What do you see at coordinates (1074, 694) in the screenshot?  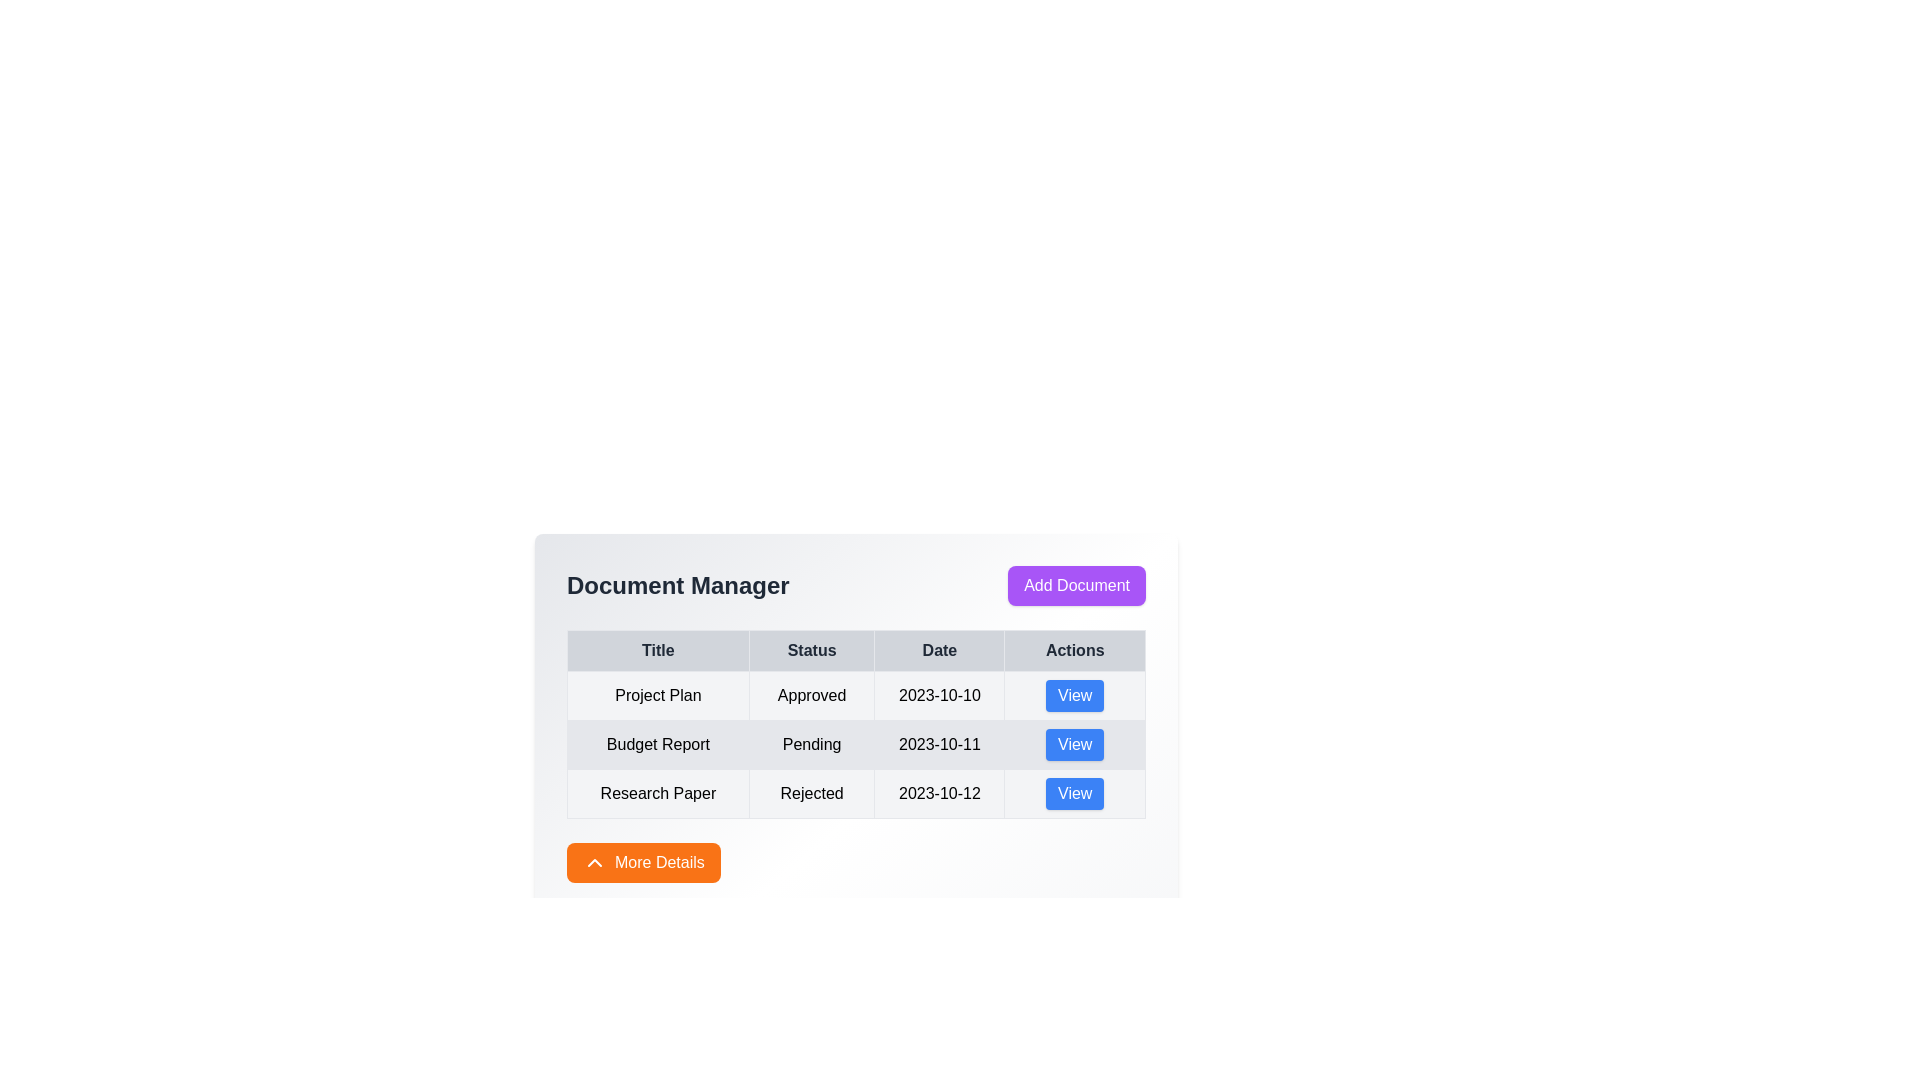 I see `the 'Actions' button in the first row of the table associated with the 'Project Plan' entry` at bounding box center [1074, 694].